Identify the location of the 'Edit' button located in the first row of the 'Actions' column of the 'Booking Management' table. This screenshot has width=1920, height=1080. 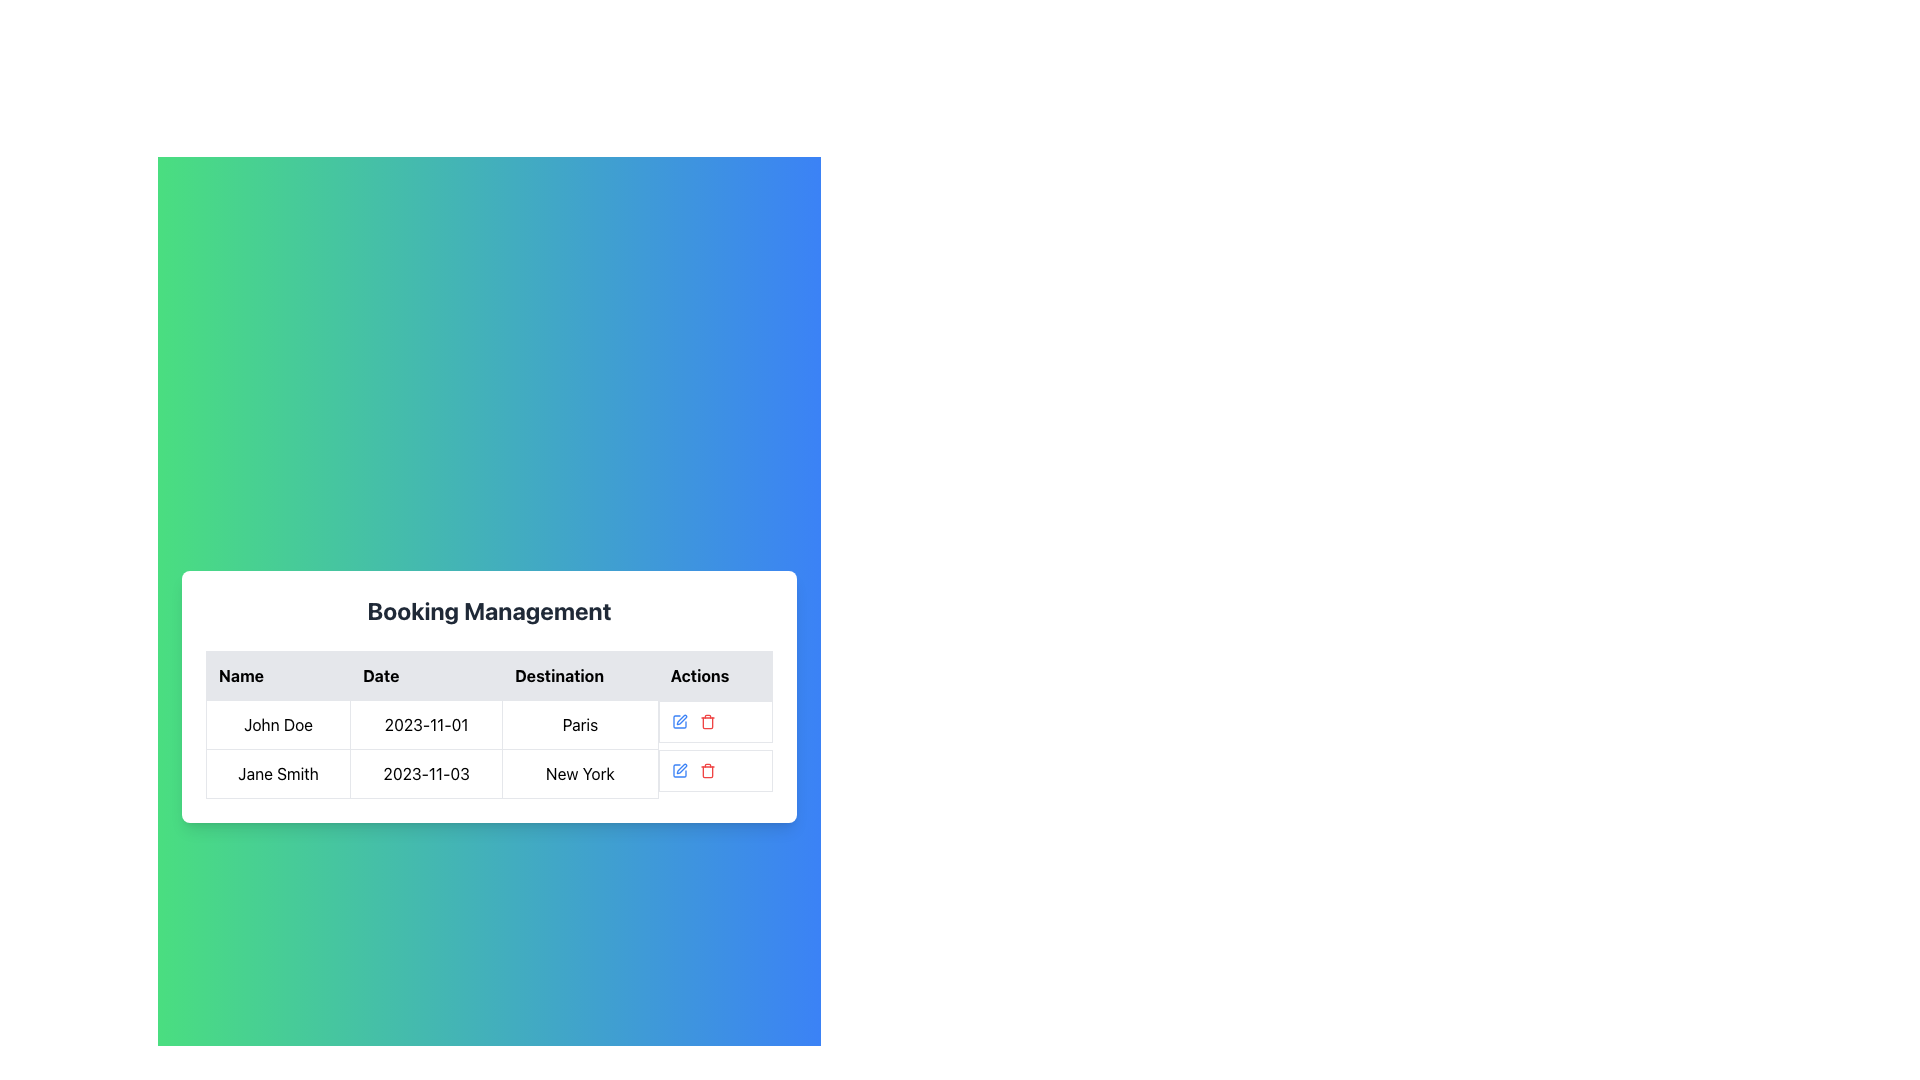
(679, 721).